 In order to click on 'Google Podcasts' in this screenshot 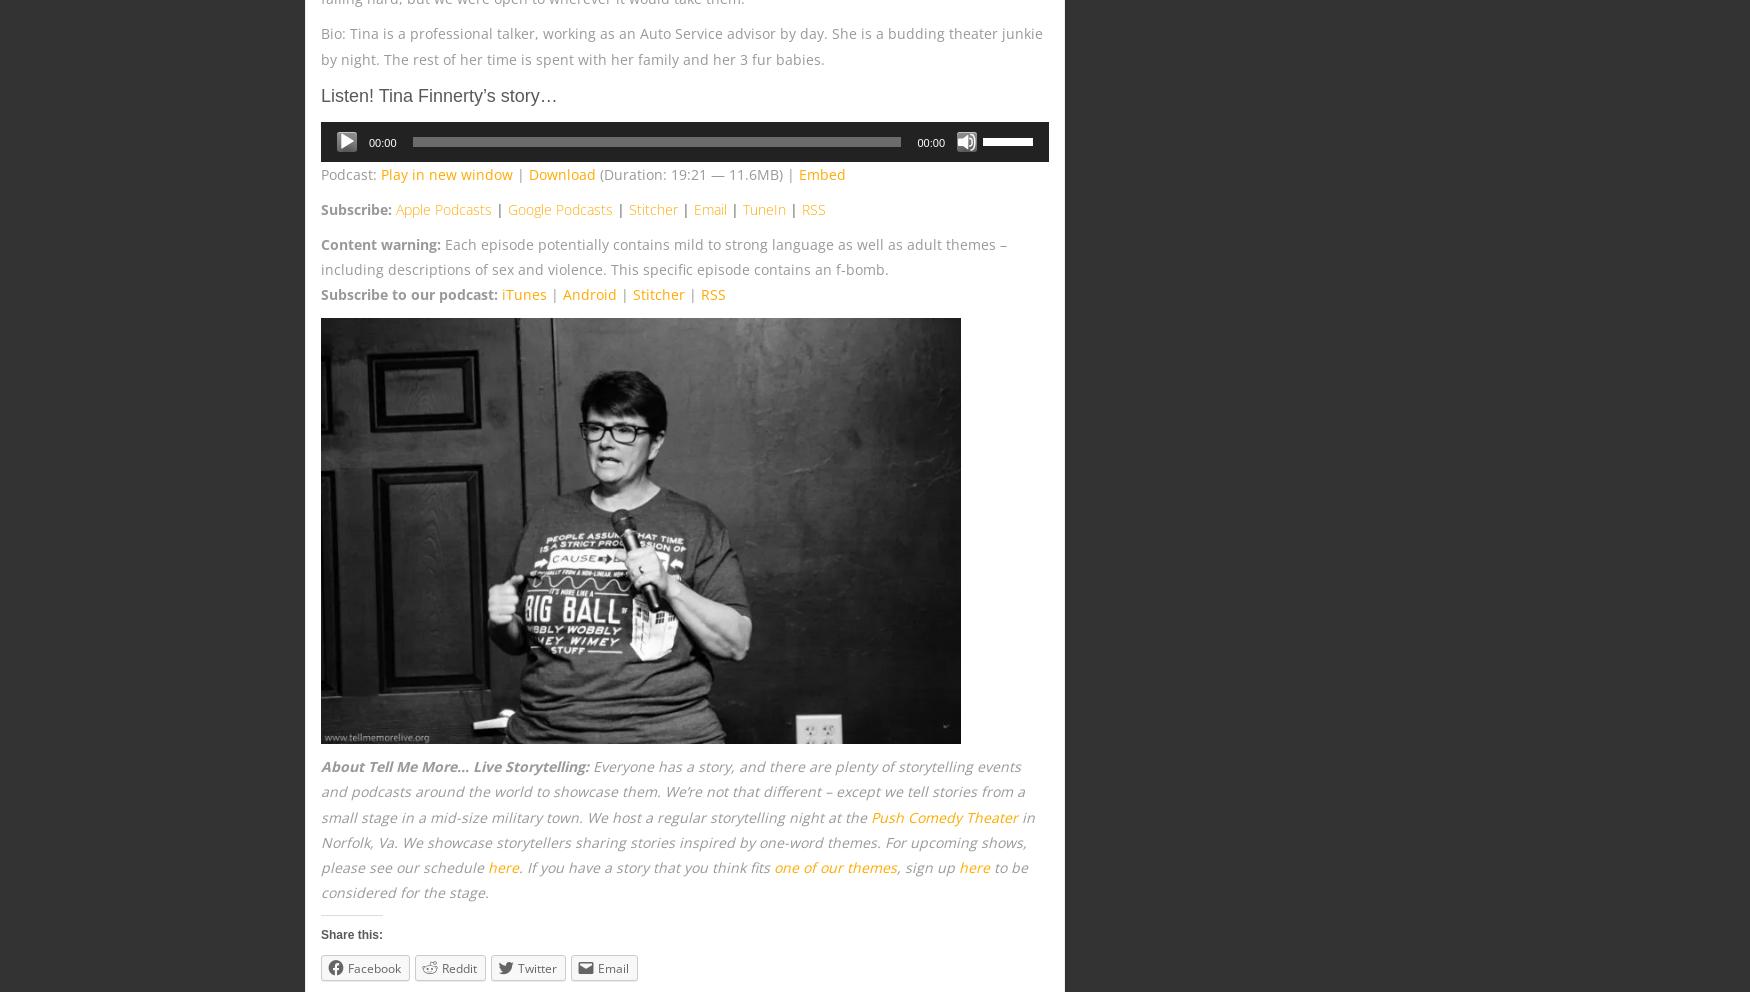, I will do `click(559, 208)`.